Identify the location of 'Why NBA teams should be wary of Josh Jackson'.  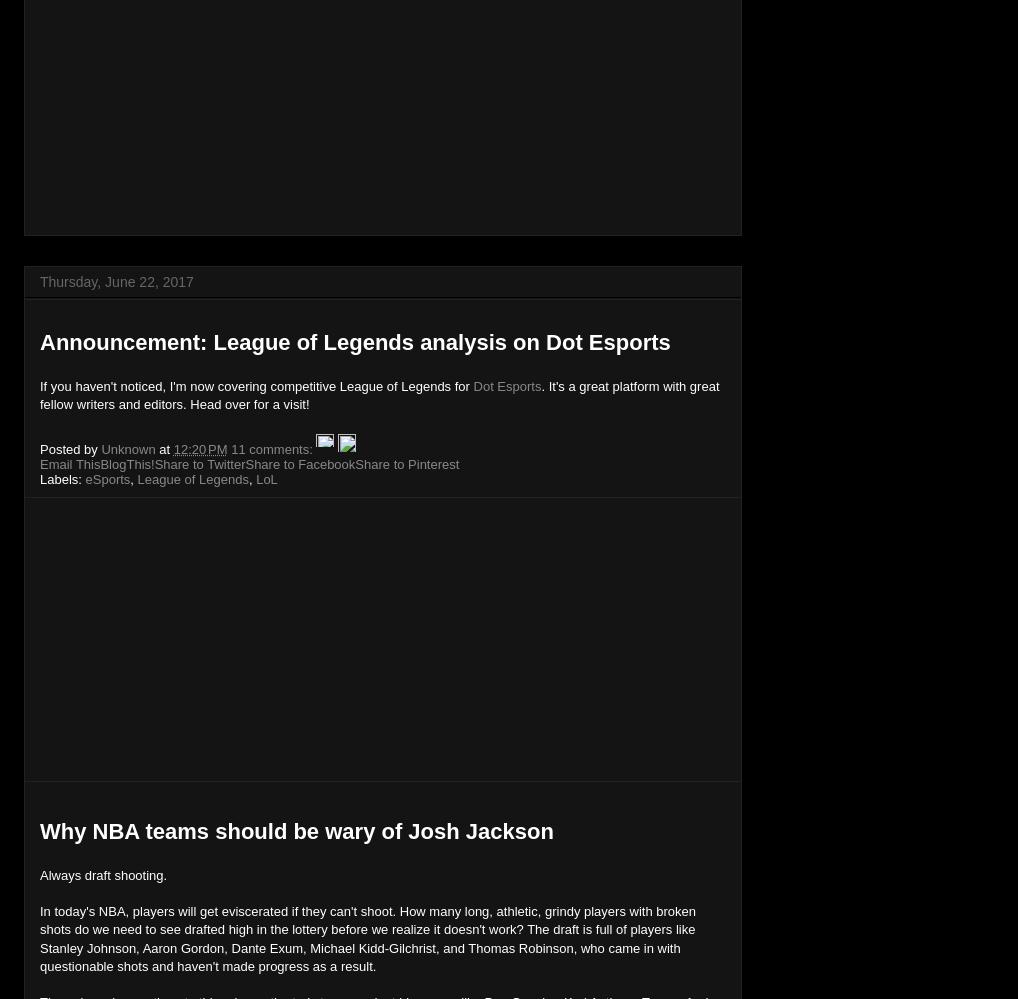
(296, 830).